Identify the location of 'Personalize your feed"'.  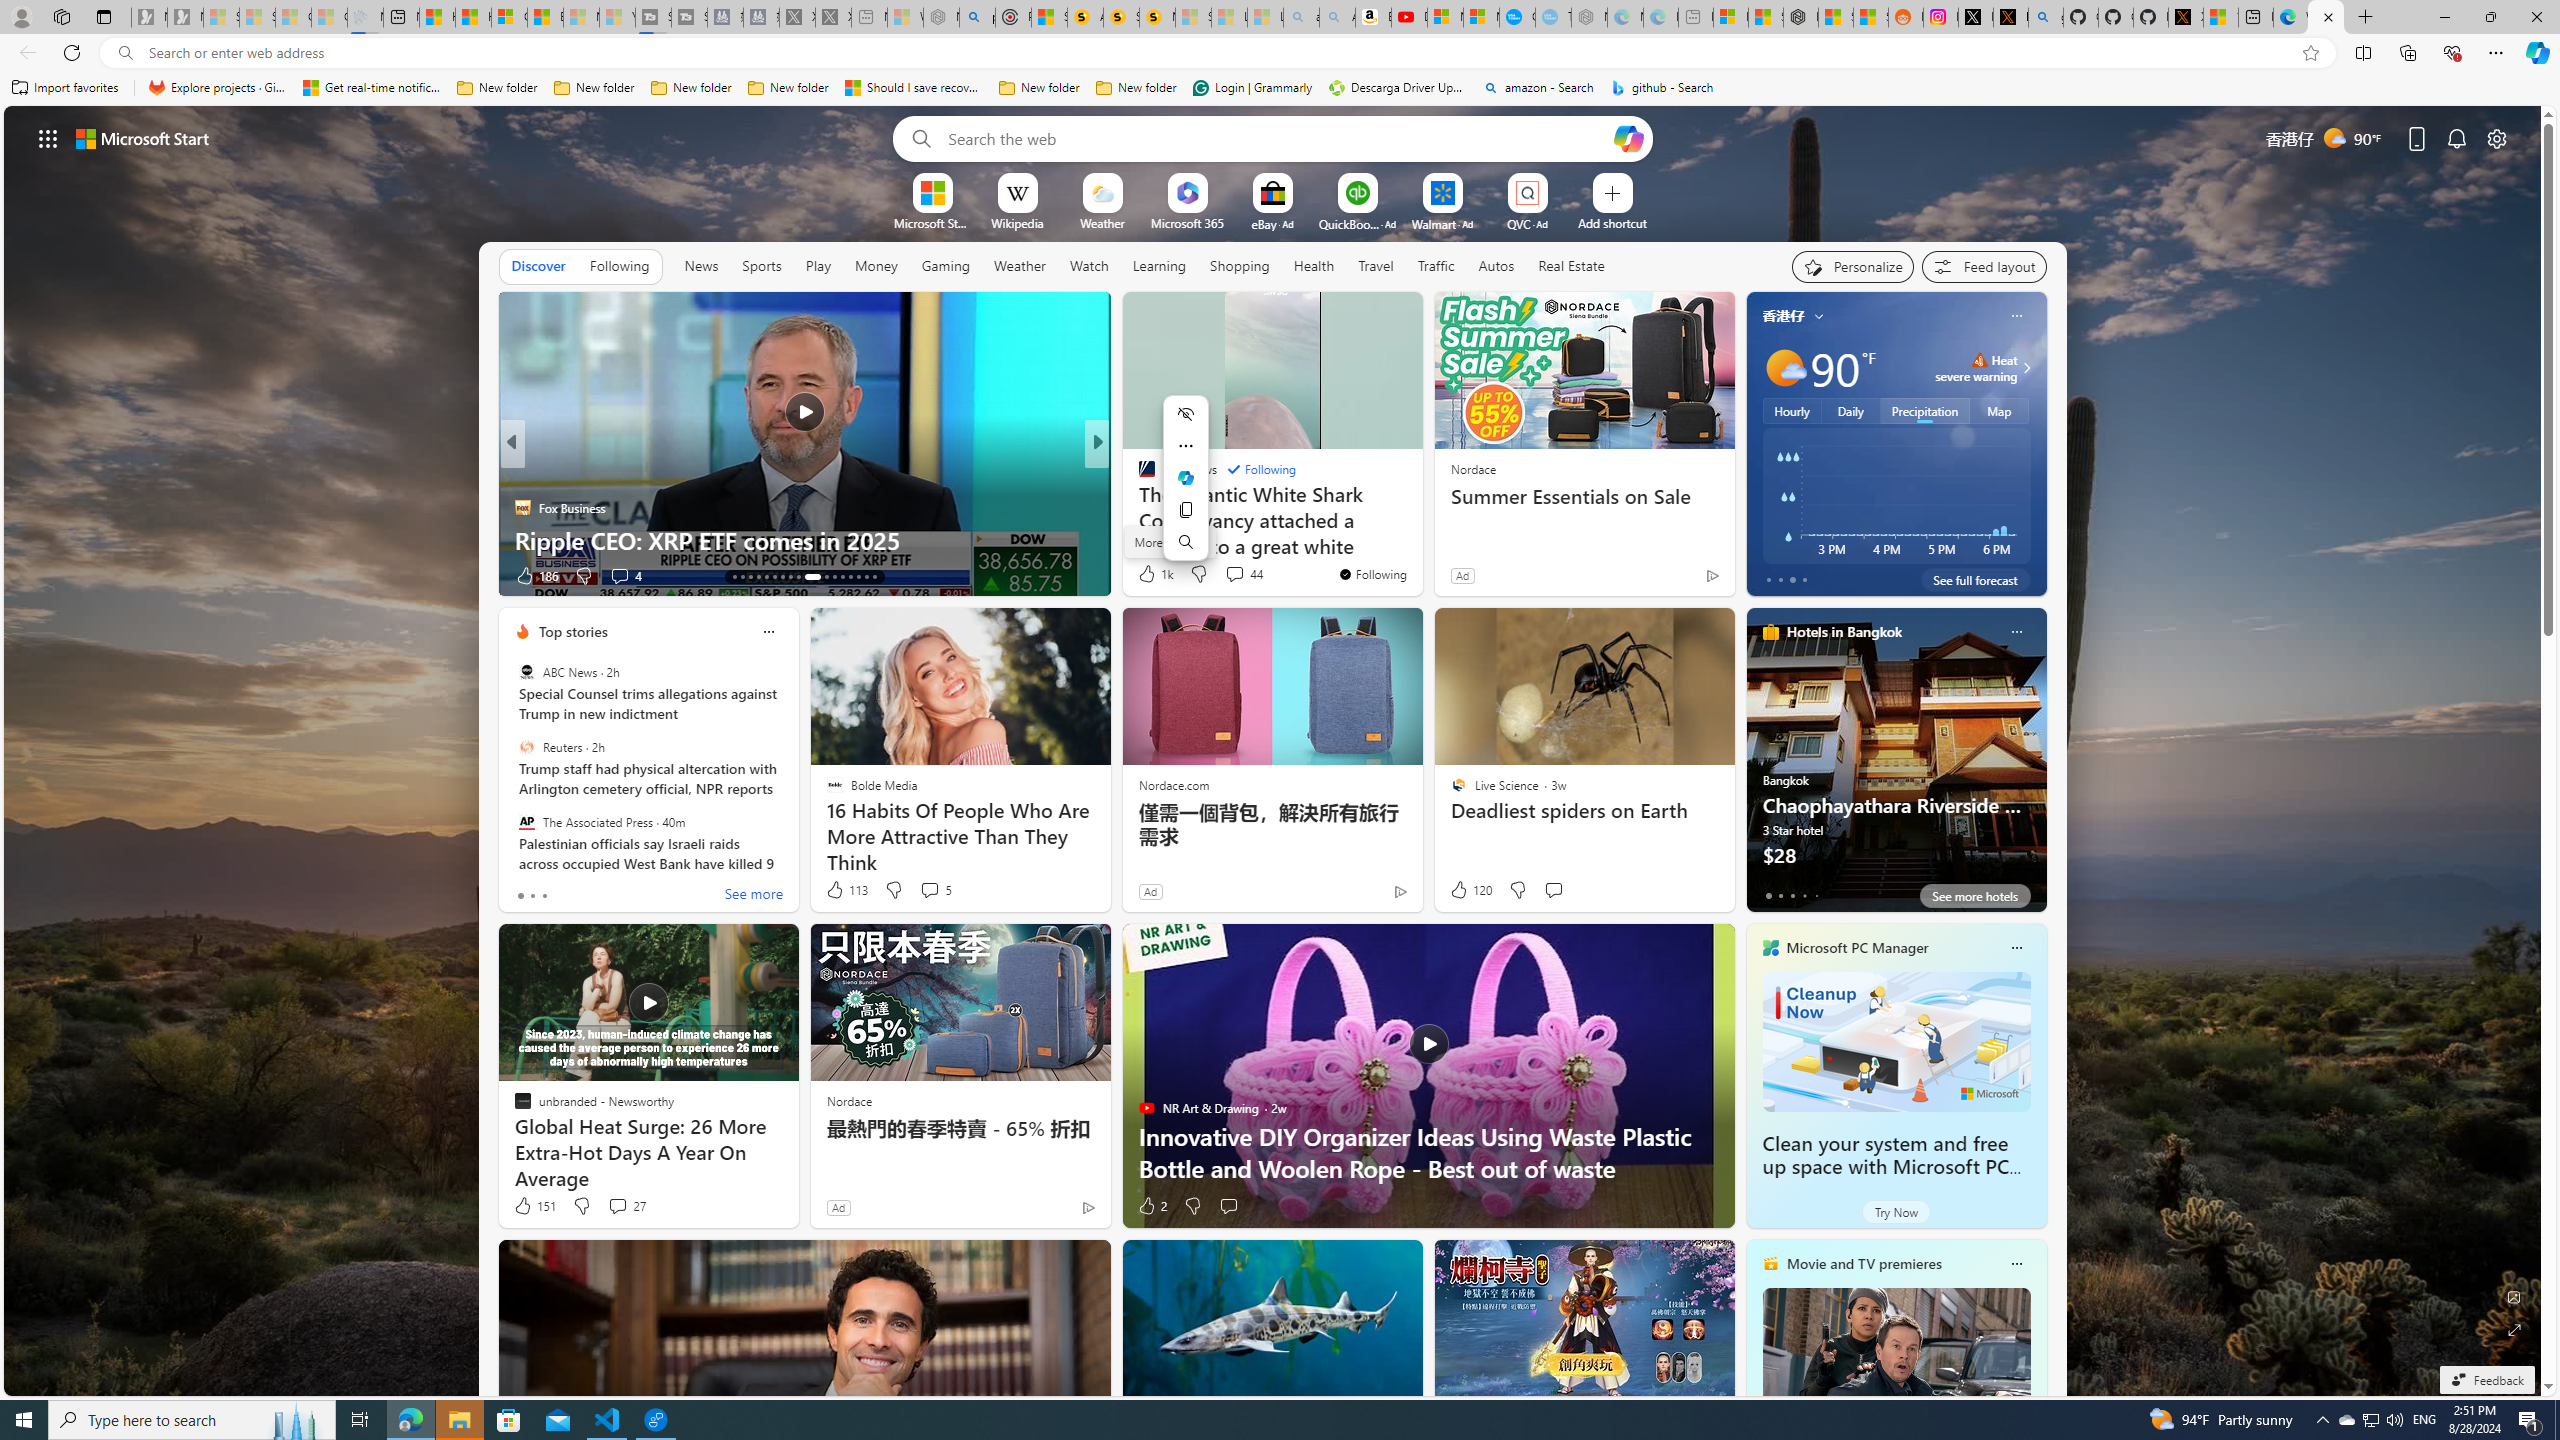
(1852, 267).